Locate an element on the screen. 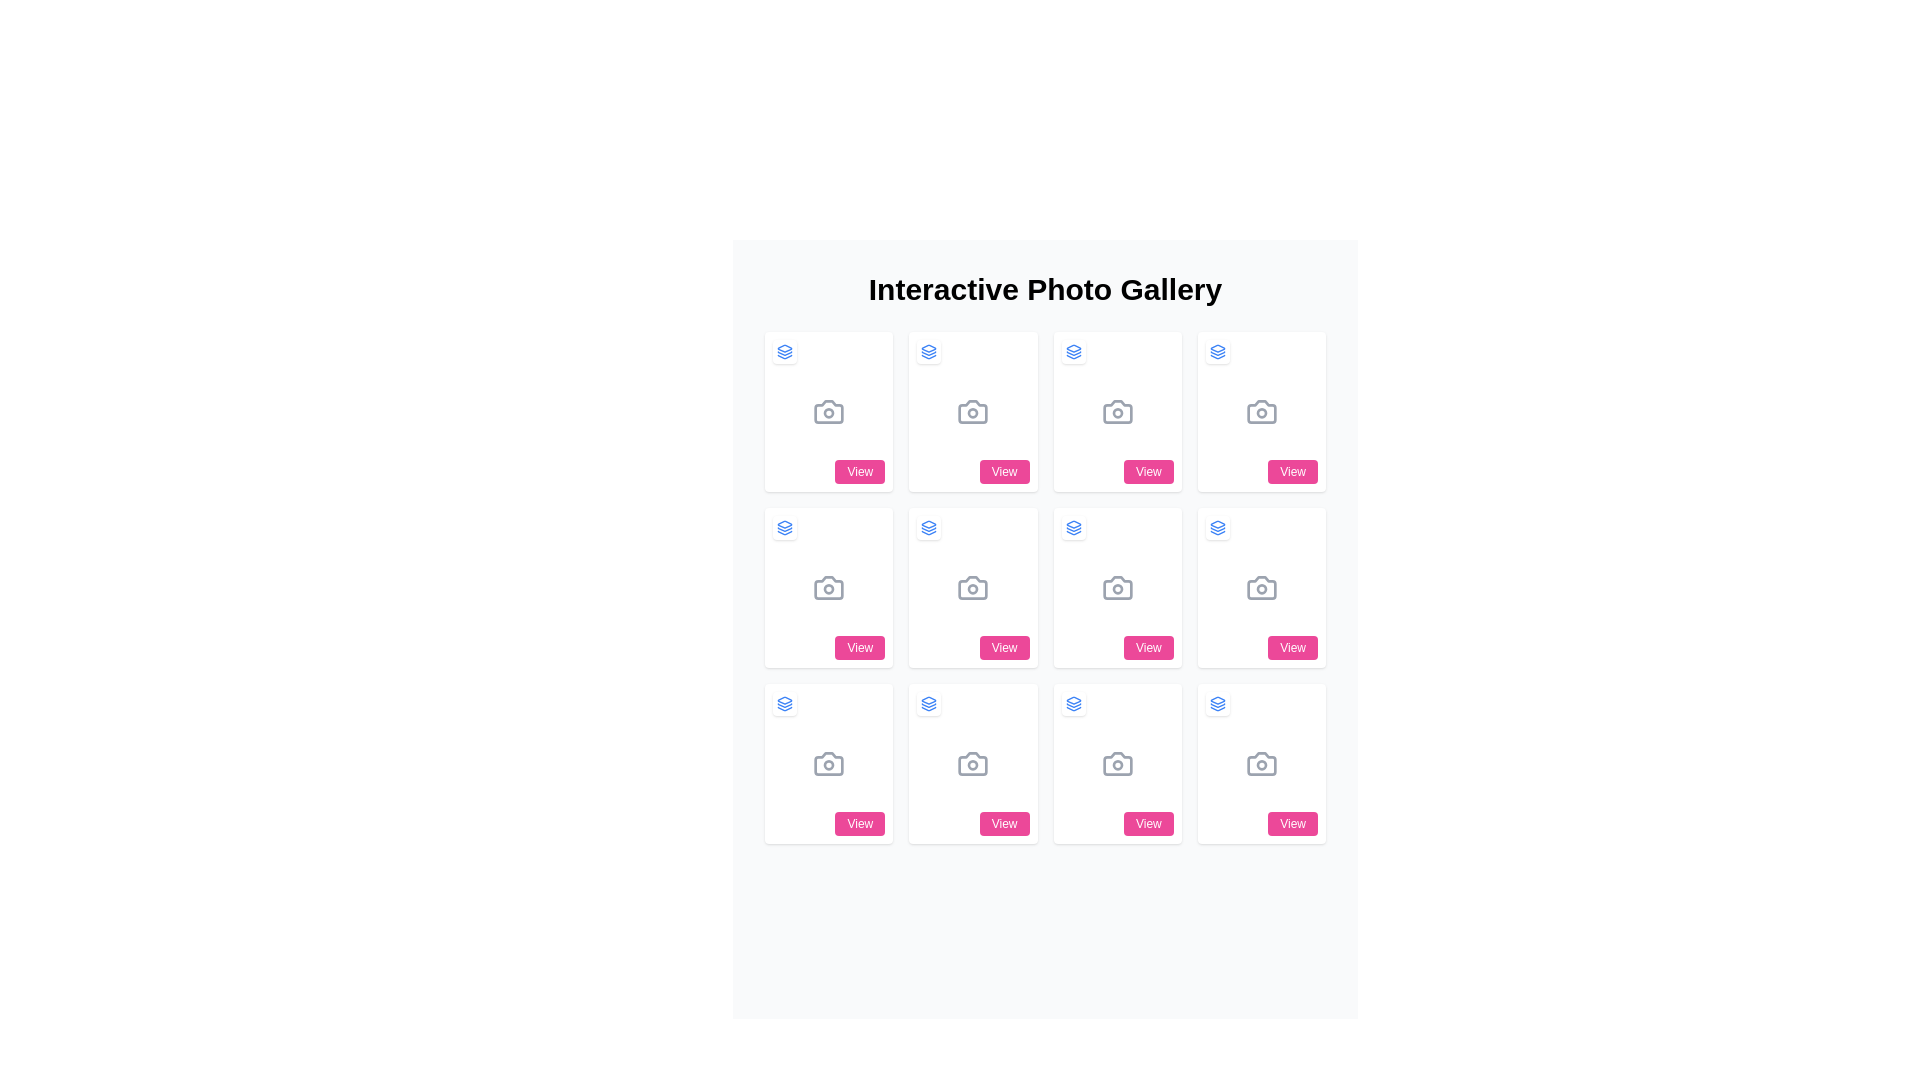 The height and width of the screenshot is (1080, 1920). the small, blue icon resembling stacked layers located in the top-left corner of the card in the fifth row and second column of the grid in the 'Interactive Photo Gallery' interface is located at coordinates (1072, 703).